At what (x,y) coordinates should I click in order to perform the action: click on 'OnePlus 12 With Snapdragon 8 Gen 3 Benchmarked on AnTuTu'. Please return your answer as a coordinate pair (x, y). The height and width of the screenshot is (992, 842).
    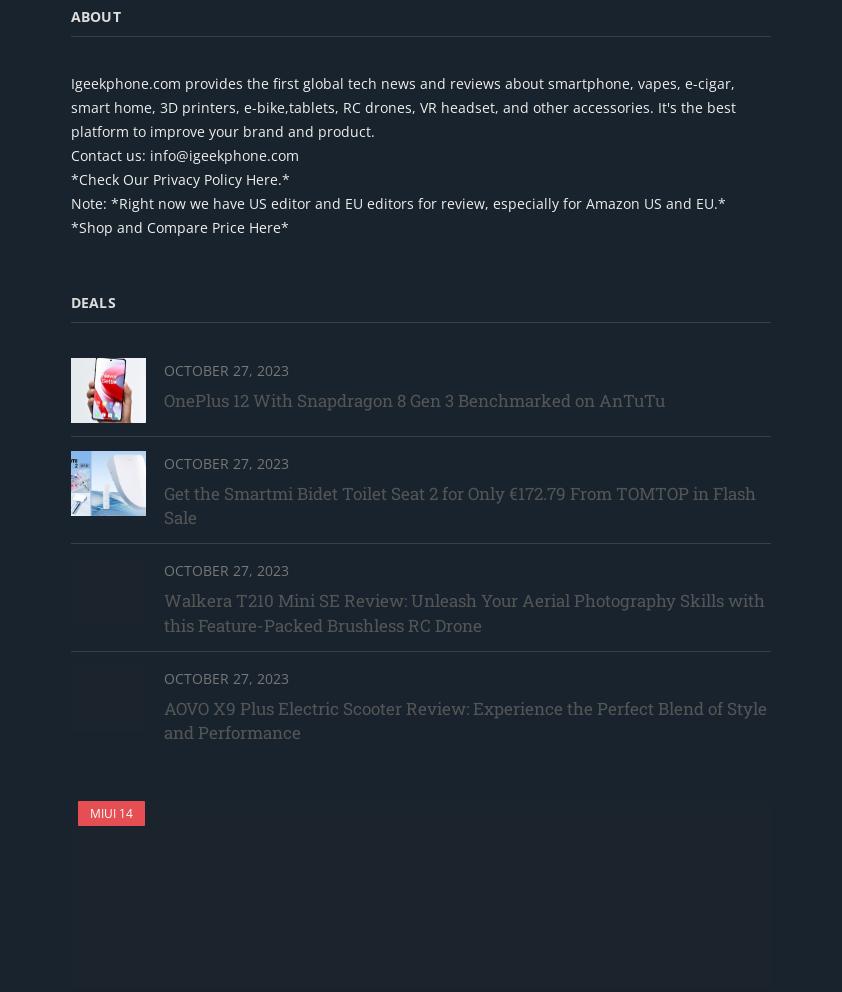
    Looking at the image, I should click on (414, 399).